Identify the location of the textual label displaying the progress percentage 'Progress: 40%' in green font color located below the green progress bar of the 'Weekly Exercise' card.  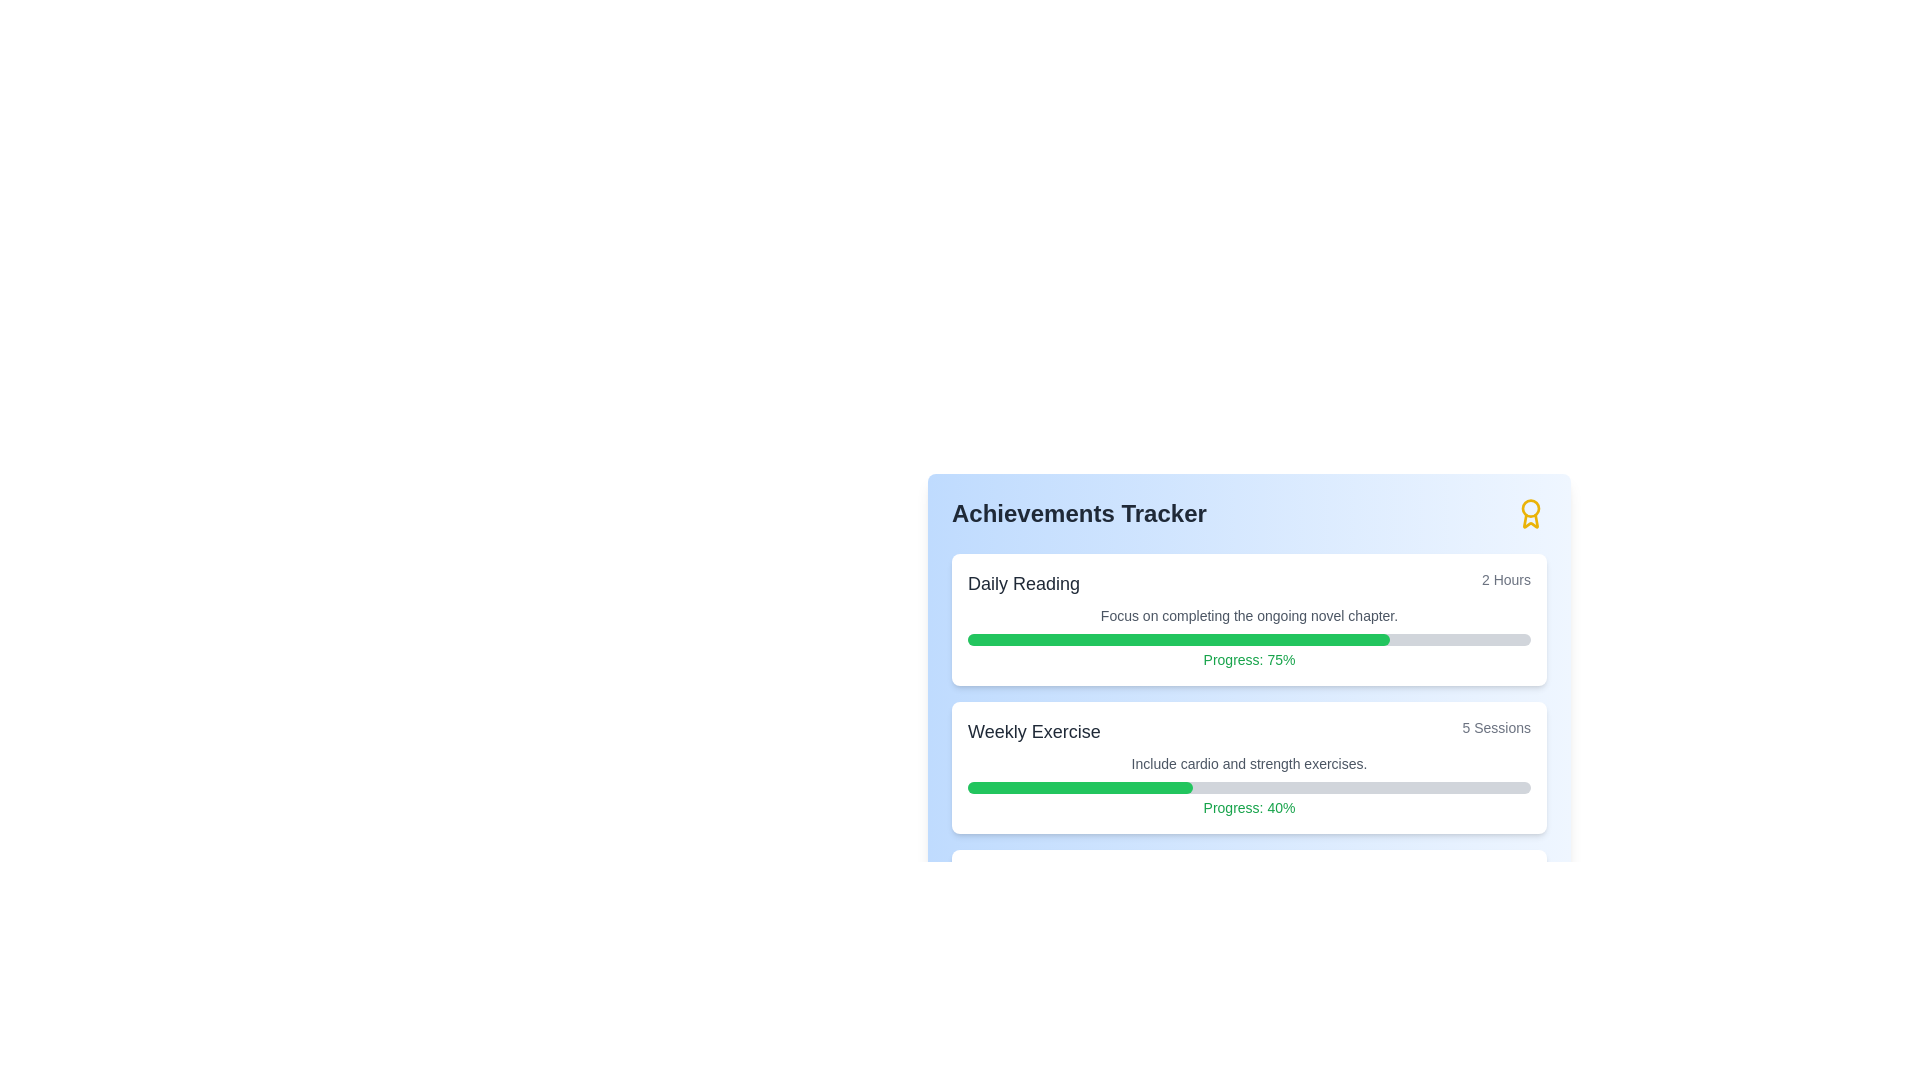
(1248, 806).